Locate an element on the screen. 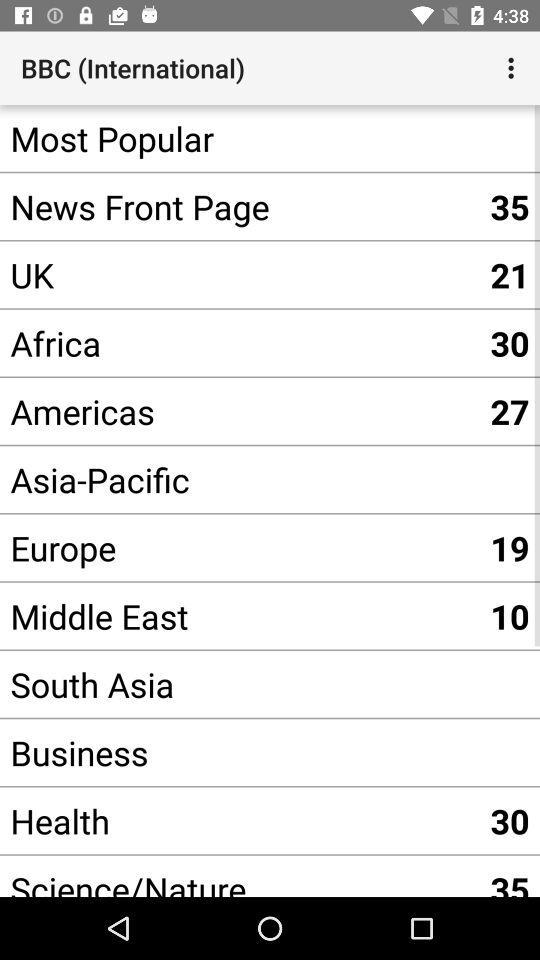 The width and height of the screenshot is (540, 960). the icon to the left of the 10 item is located at coordinates (239, 684).